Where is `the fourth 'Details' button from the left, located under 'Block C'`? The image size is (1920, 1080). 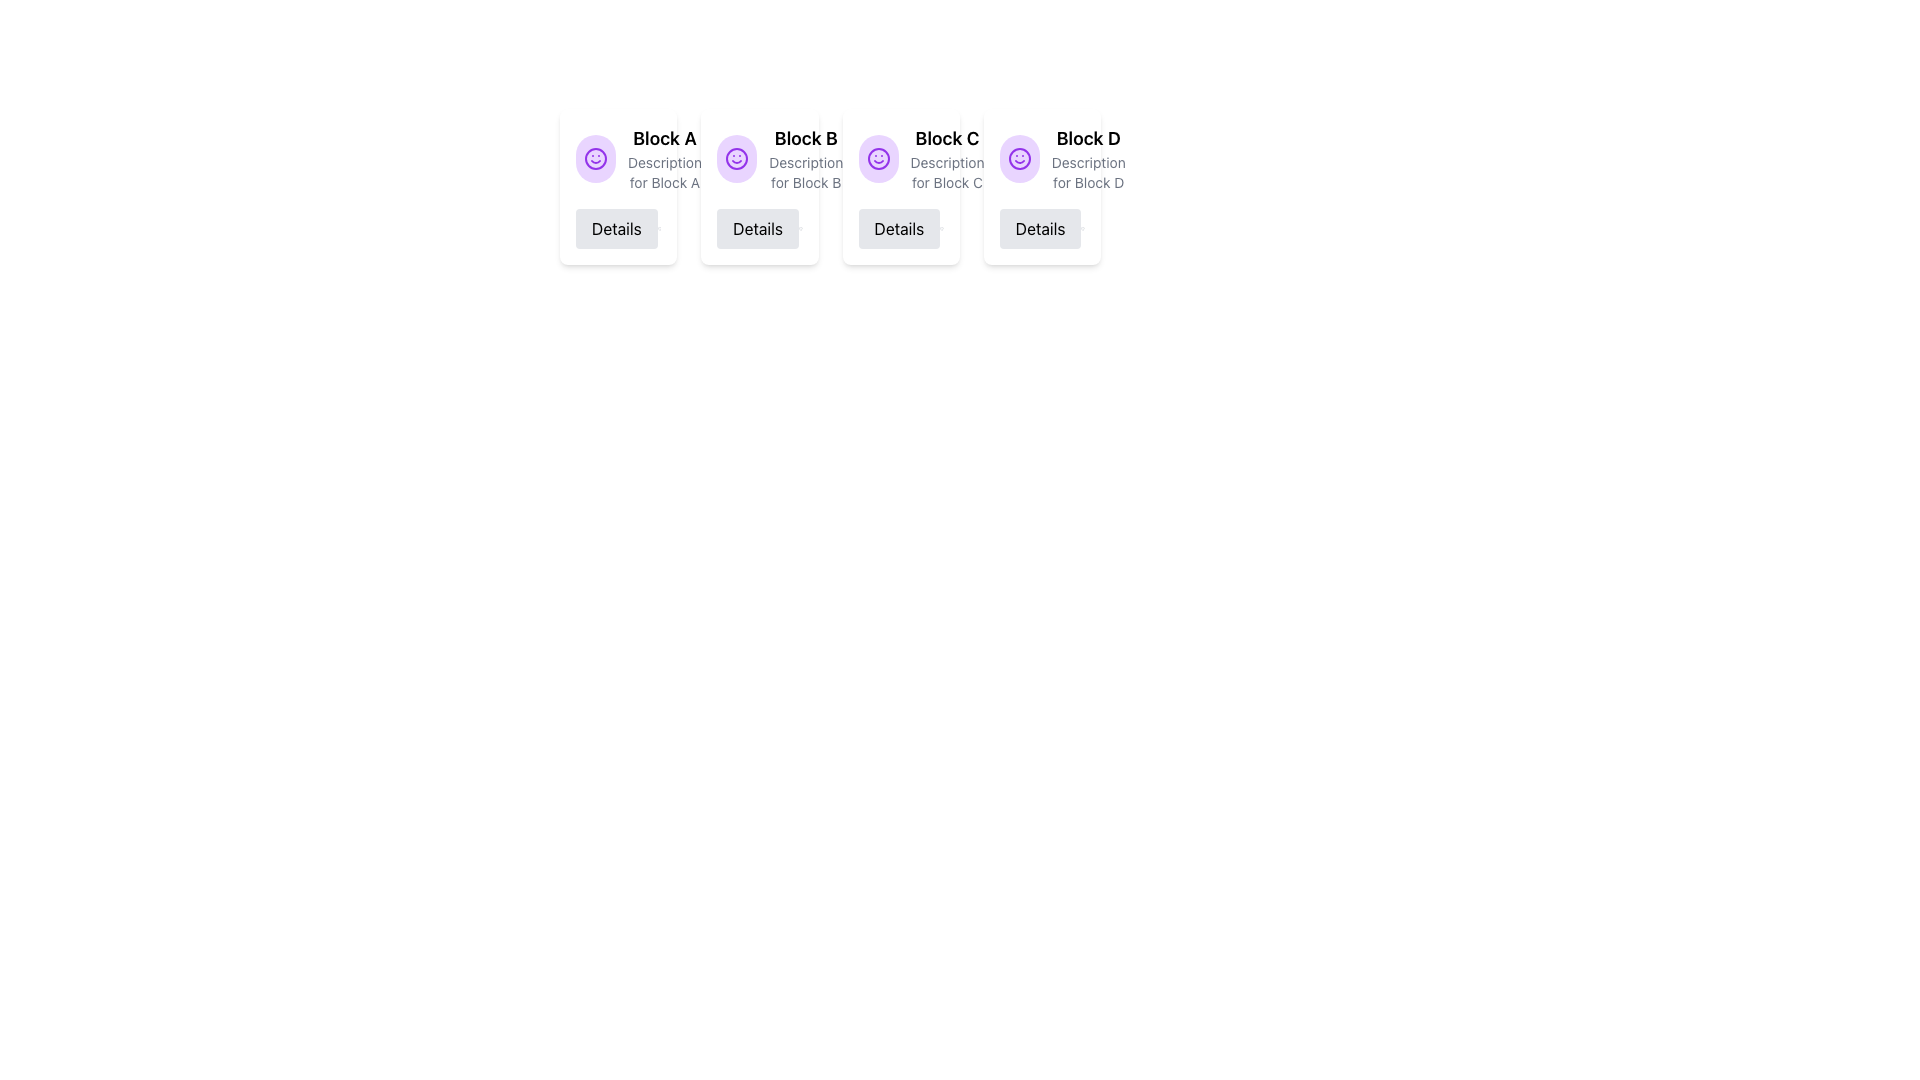
the fourth 'Details' button from the left, located under 'Block C' is located at coordinates (898, 227).